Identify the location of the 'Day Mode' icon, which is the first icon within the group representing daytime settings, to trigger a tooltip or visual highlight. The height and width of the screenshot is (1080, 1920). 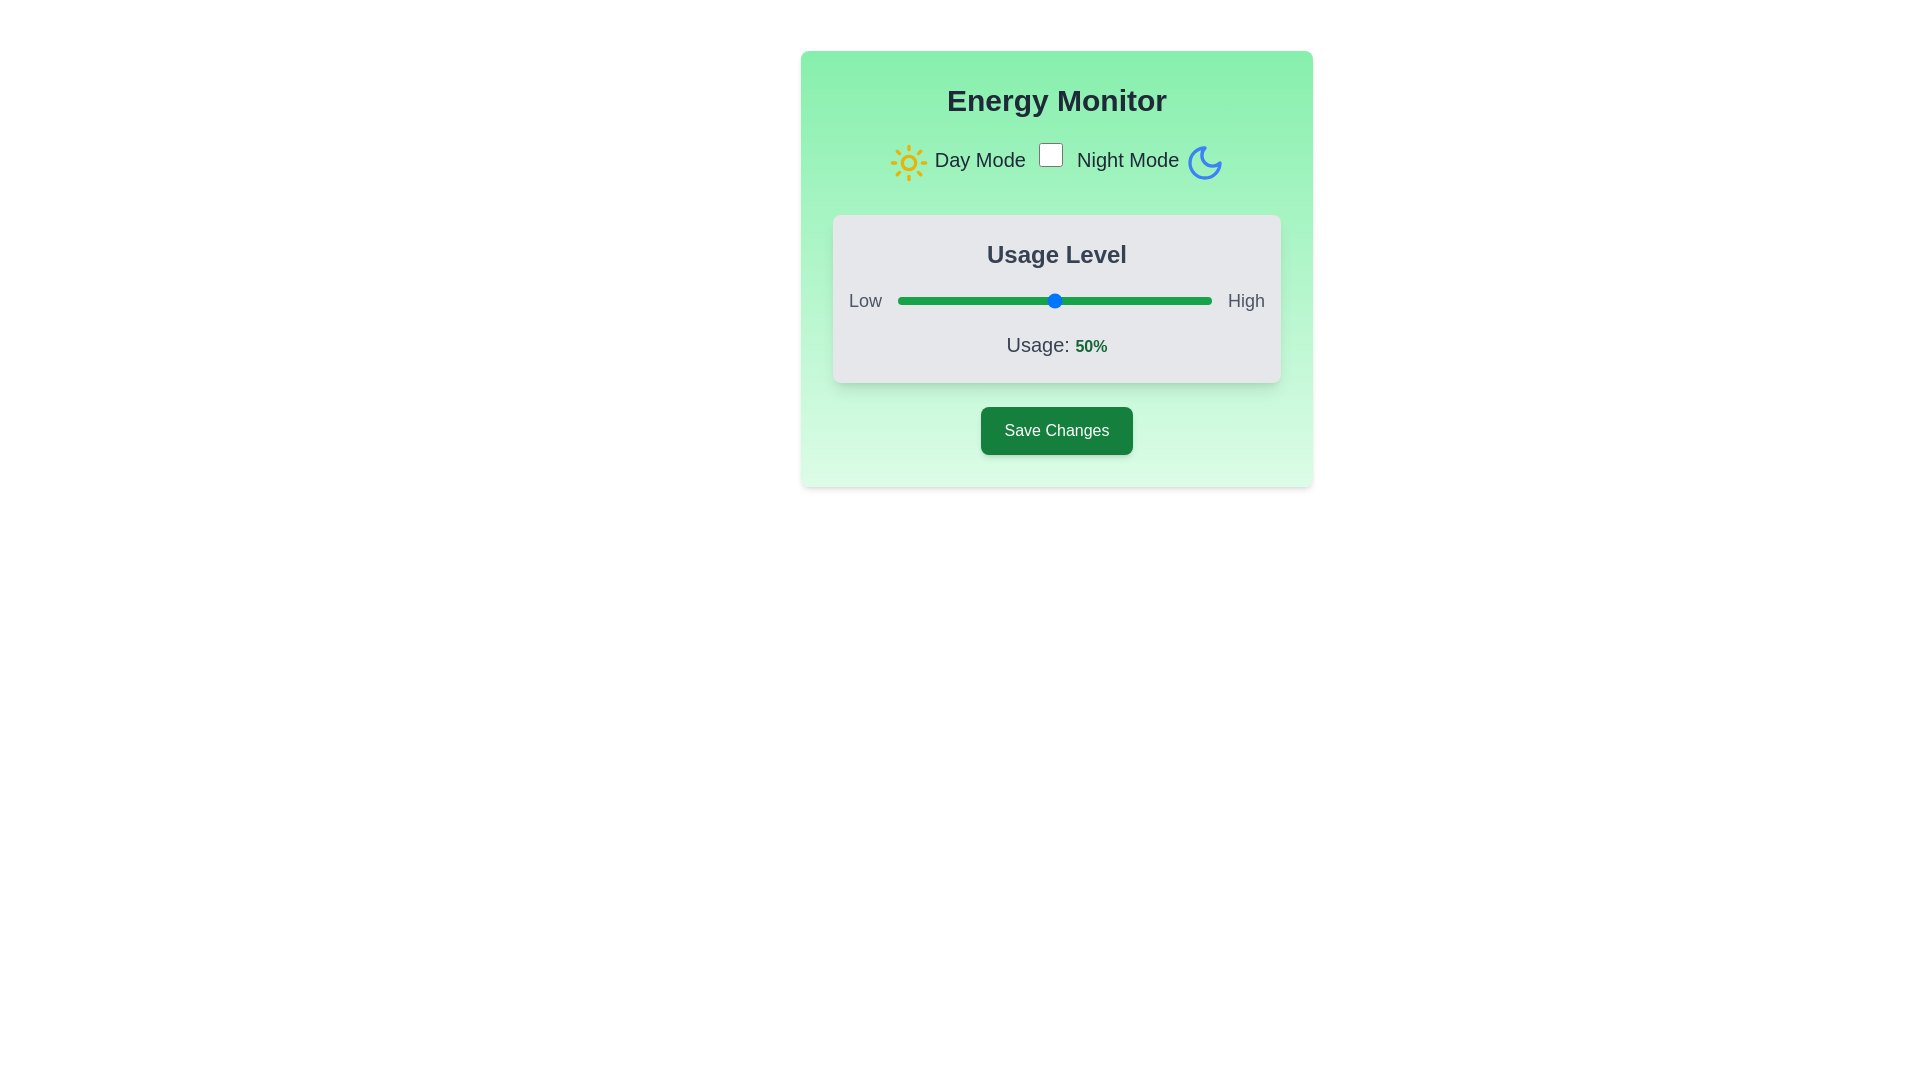
(908, 161).